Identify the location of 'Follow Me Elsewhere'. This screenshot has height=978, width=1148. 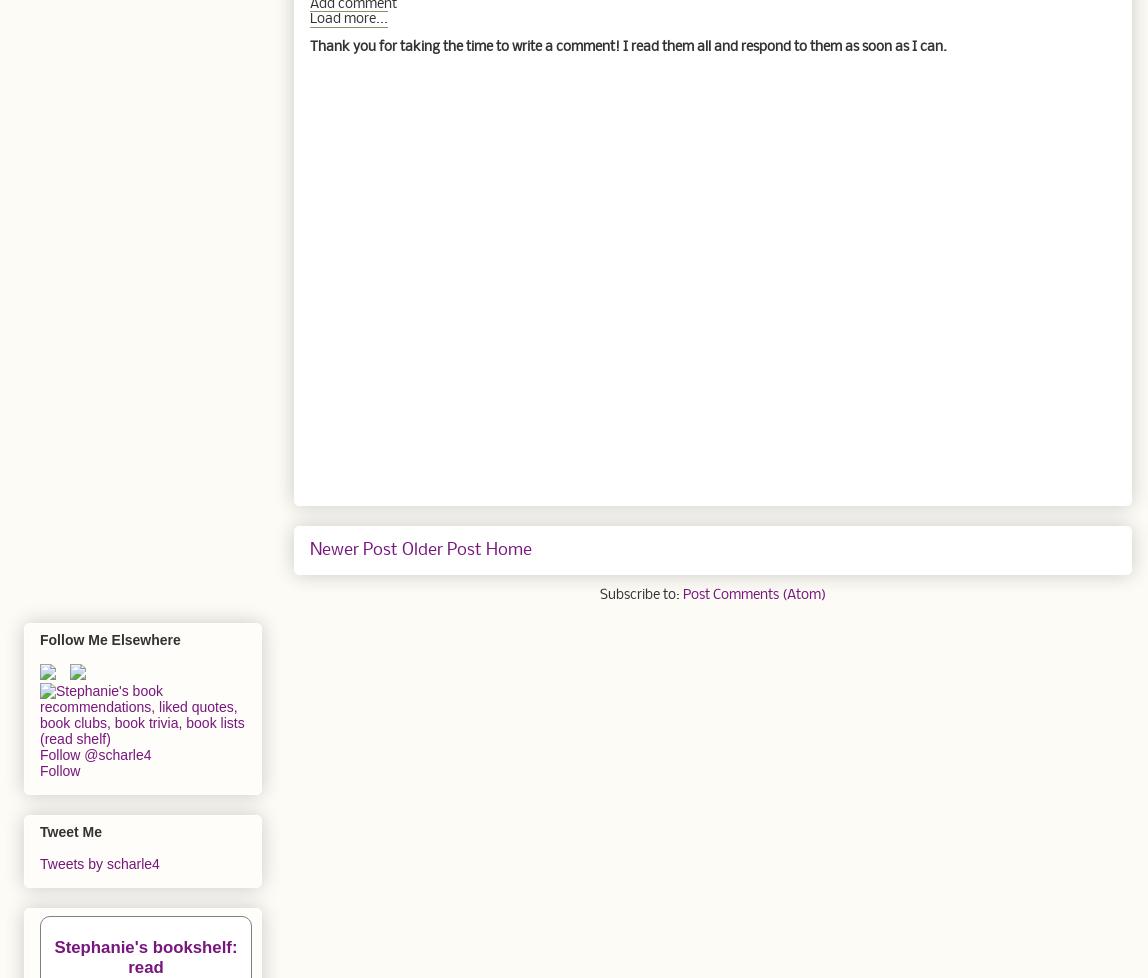
(109, 640).